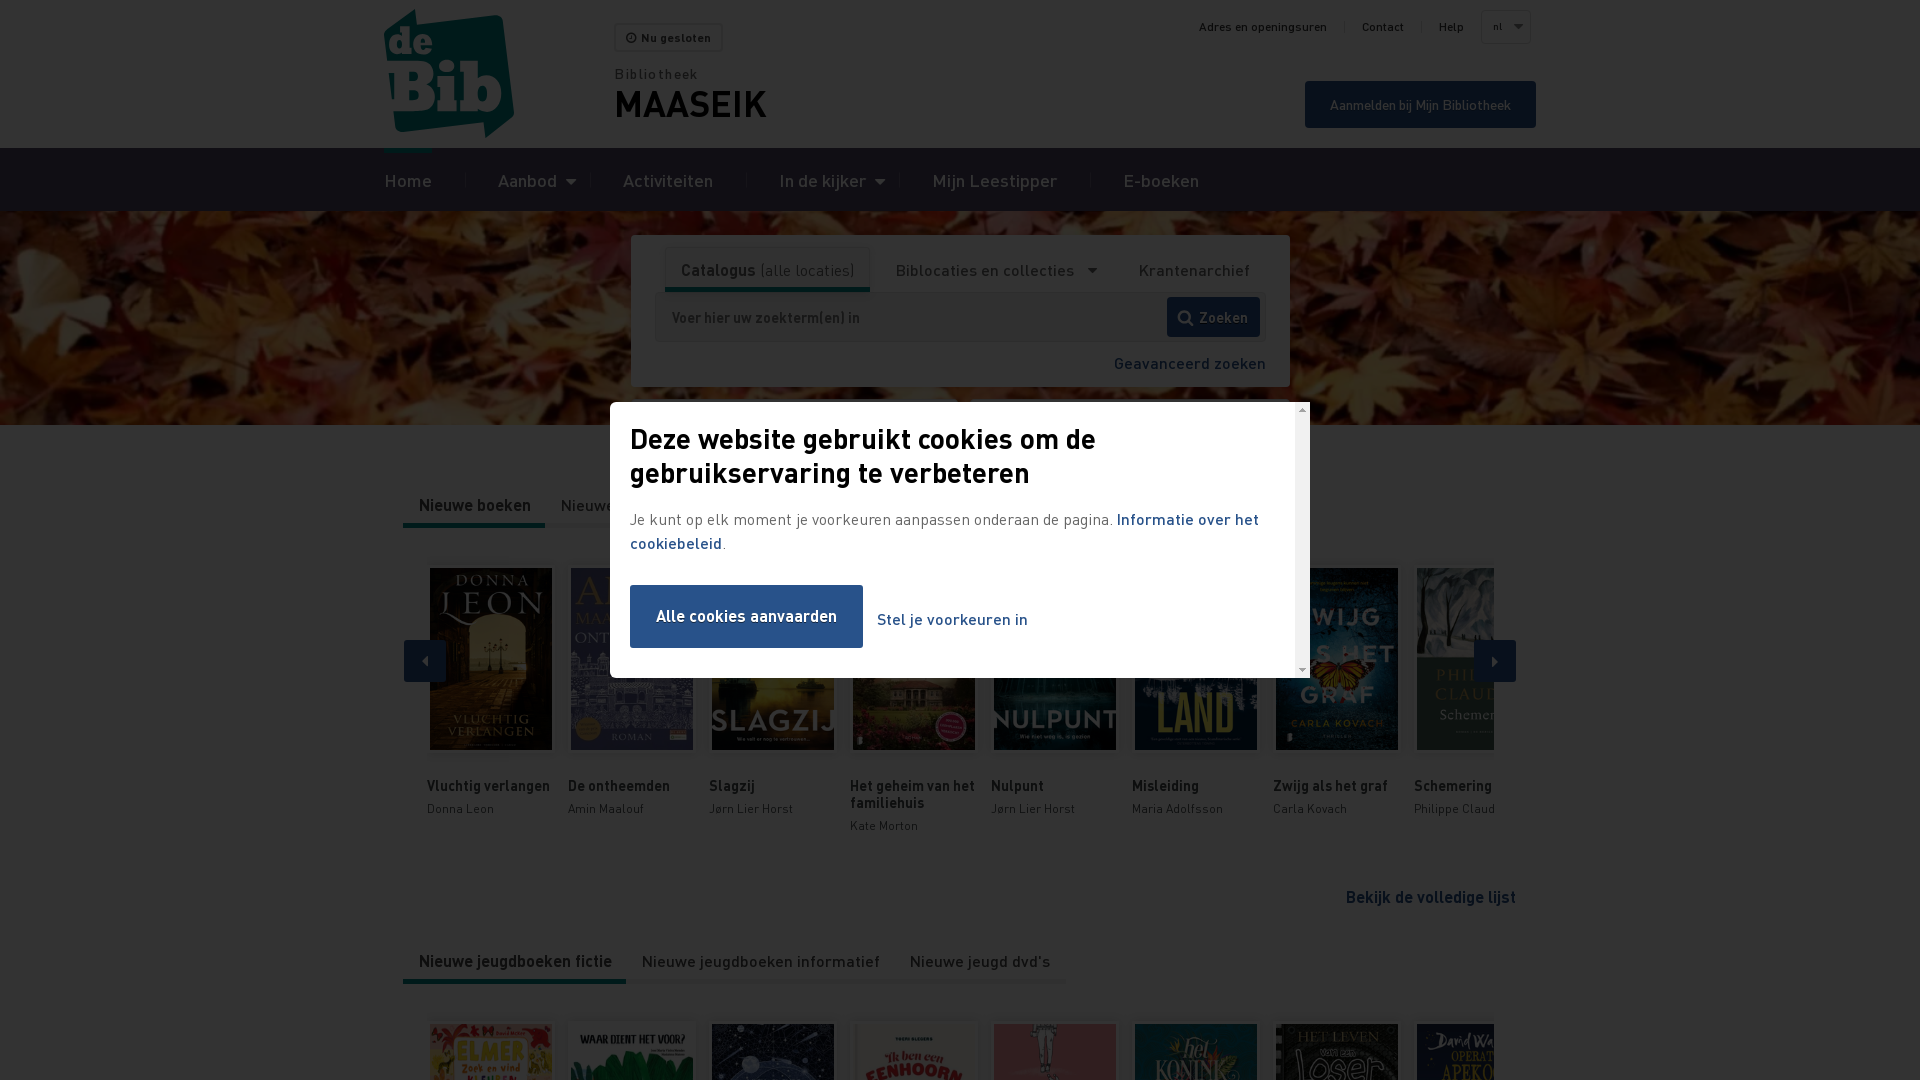 The width and height of the screenshot is (1920, 1080). I want to click on 'Nu gesloten', so click(668, 37).